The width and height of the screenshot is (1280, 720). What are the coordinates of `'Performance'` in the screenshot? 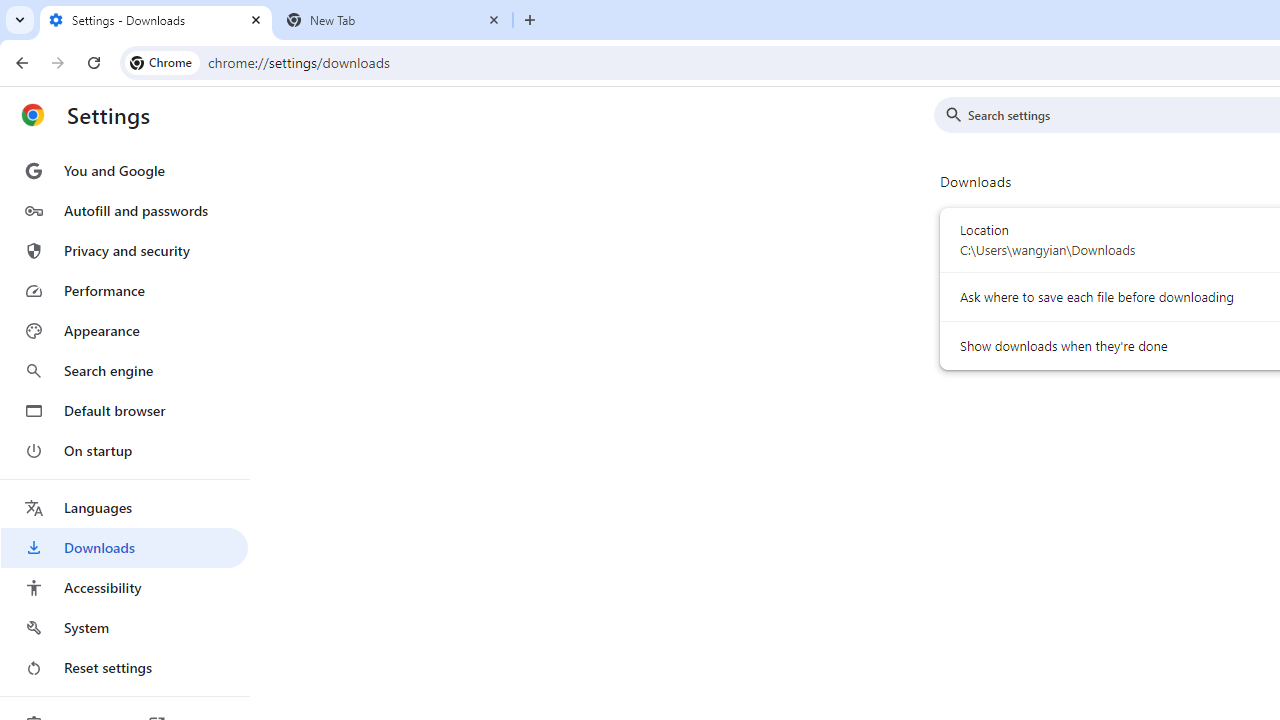 It's located at (123, 290).